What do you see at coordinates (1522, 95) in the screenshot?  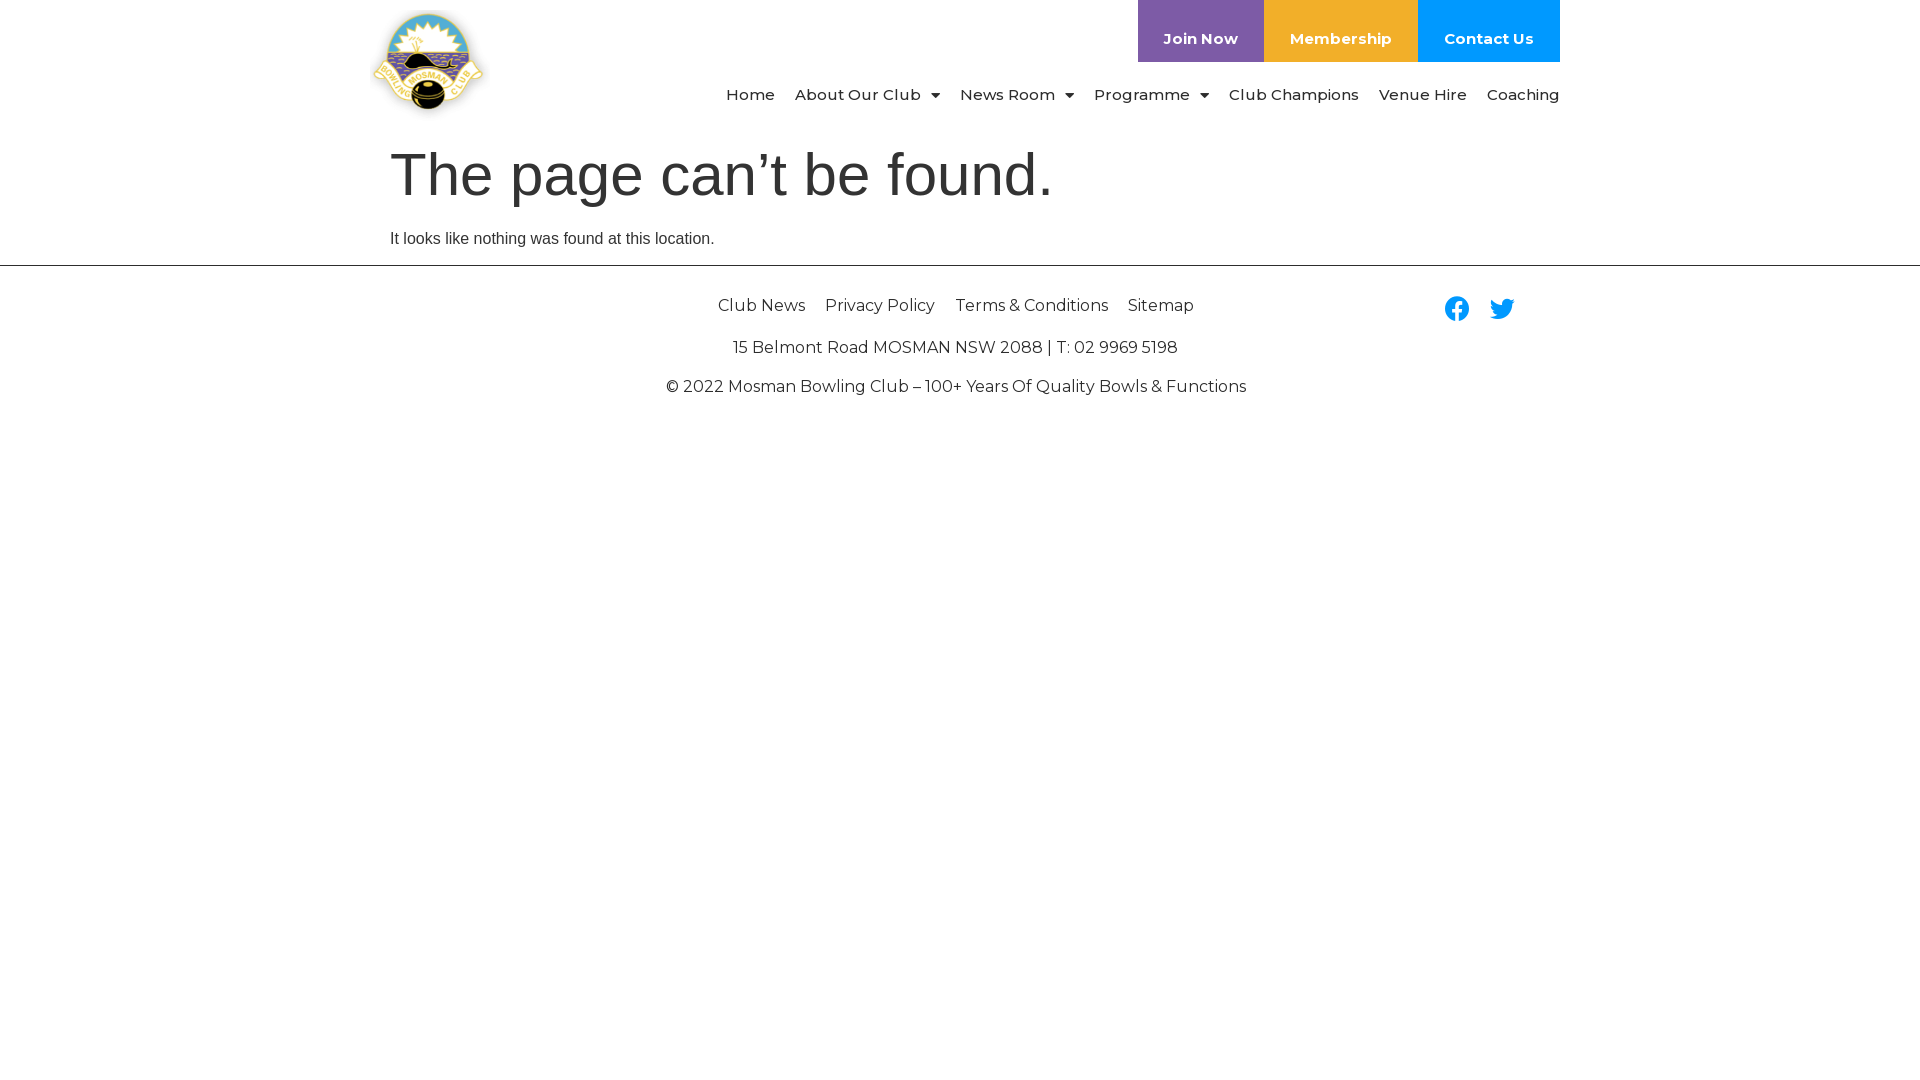 I see `'Coaching'` at bounding box center [1522, 95].